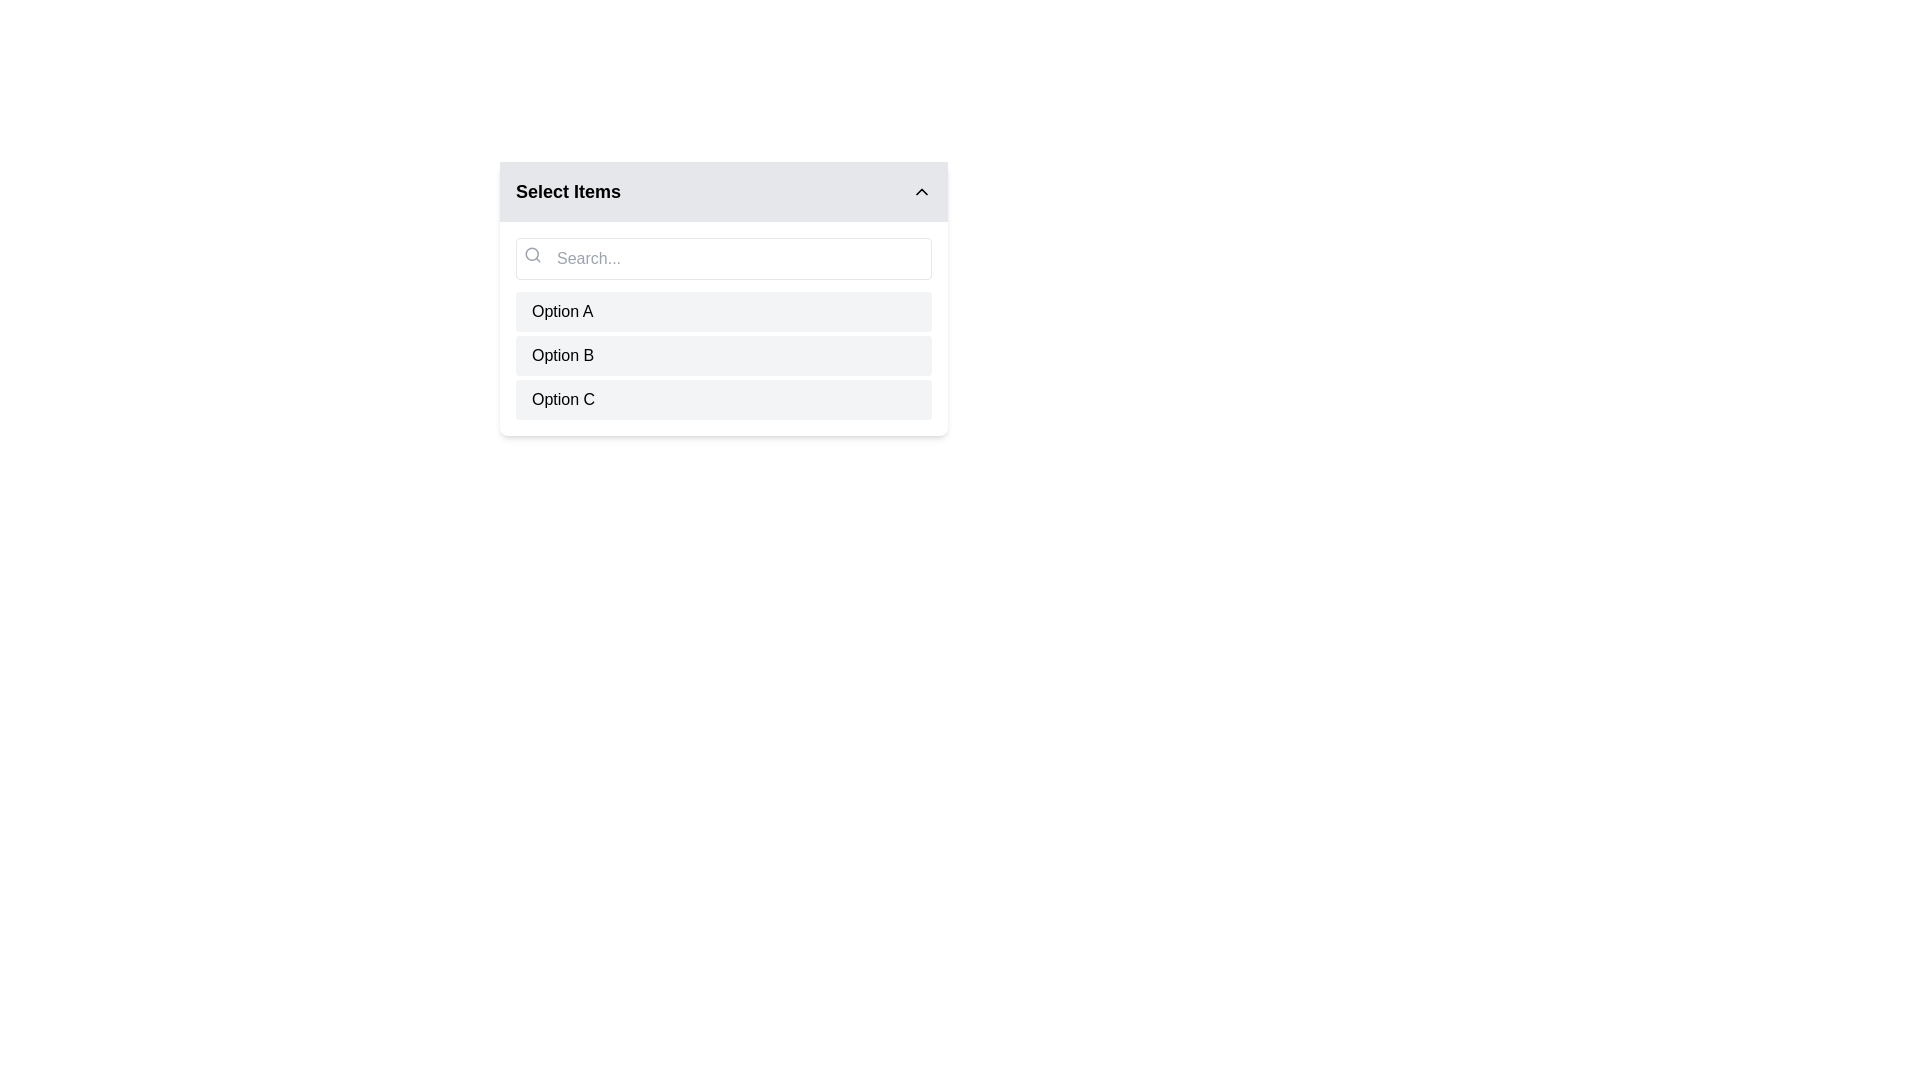 The height and width of the screenshot is (1080, 1920). What do you see at coordinates (723, 354) in the screenshot?
I see `the second item in a list of selectable options, which is centrally positioned under a search field` at bounding box center [723, 354].